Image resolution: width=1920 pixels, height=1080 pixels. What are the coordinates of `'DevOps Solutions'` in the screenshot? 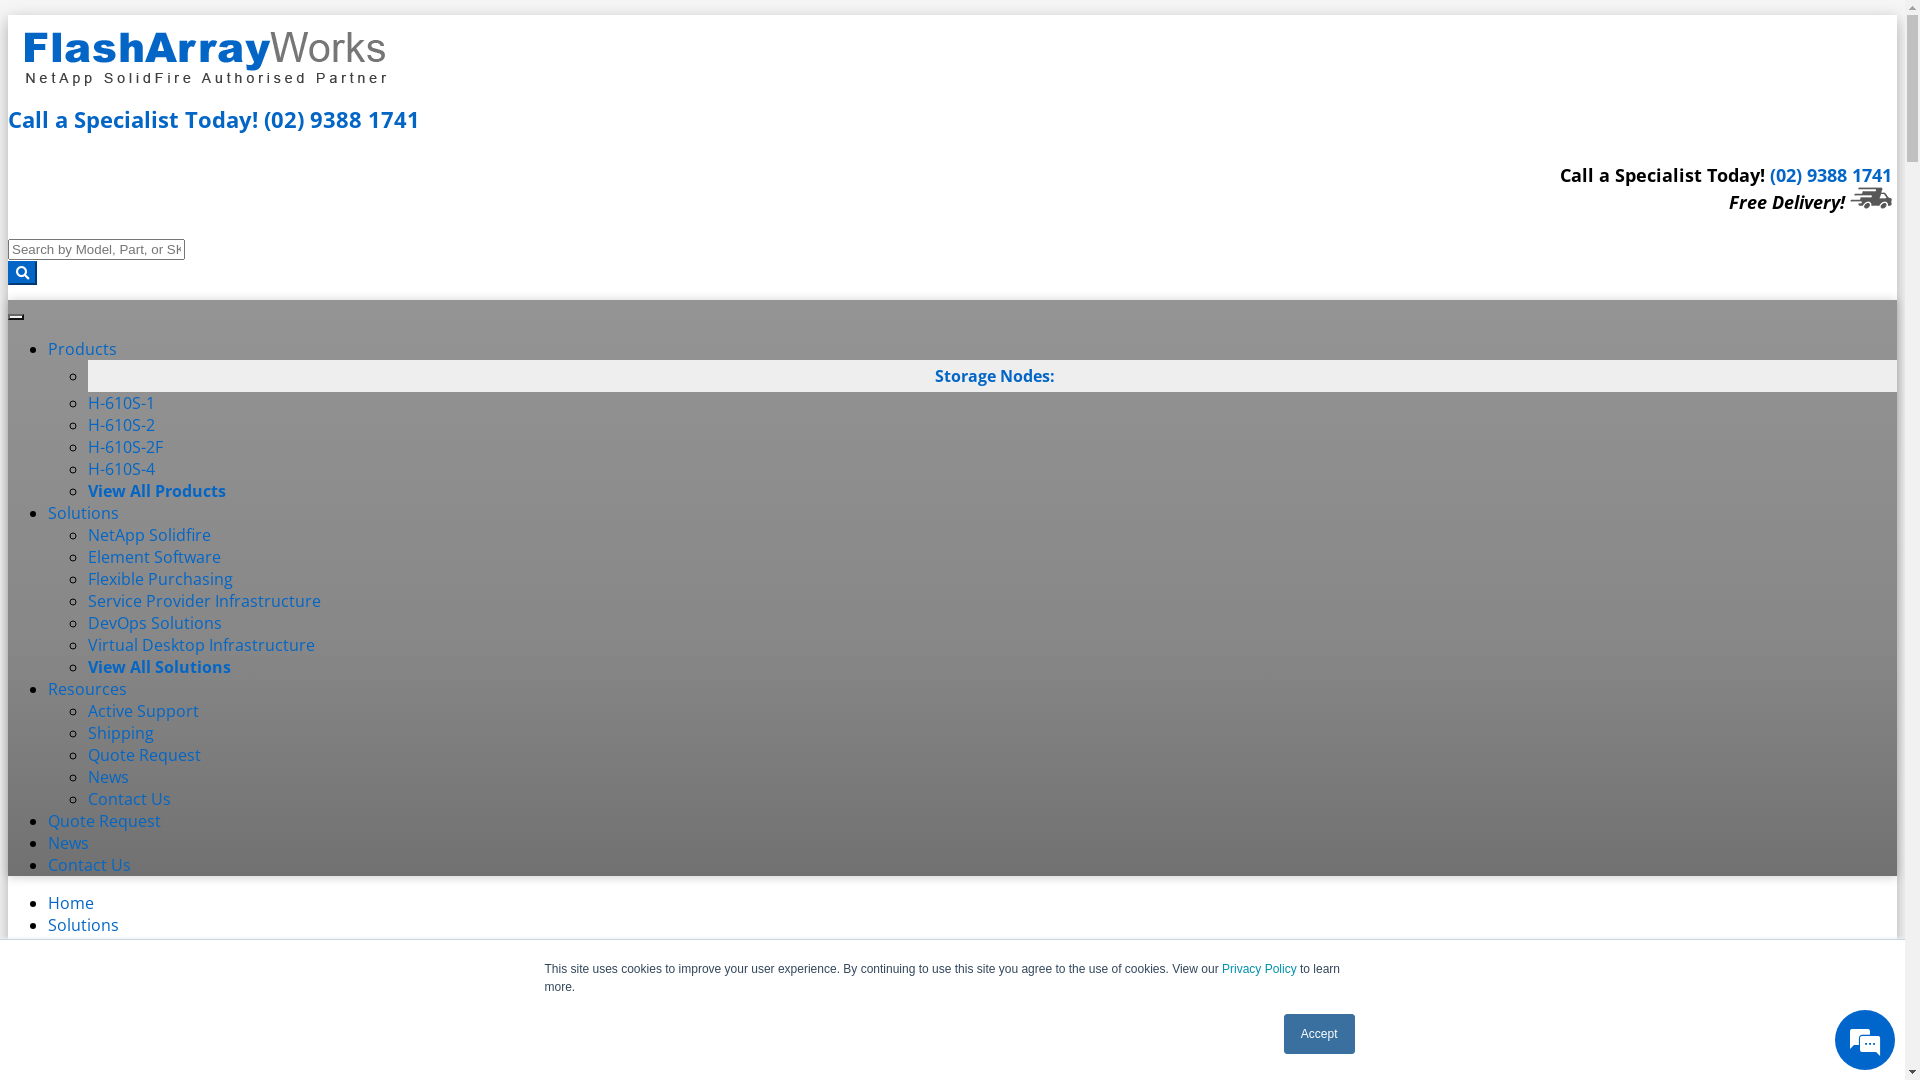 It's located at (153, 622).